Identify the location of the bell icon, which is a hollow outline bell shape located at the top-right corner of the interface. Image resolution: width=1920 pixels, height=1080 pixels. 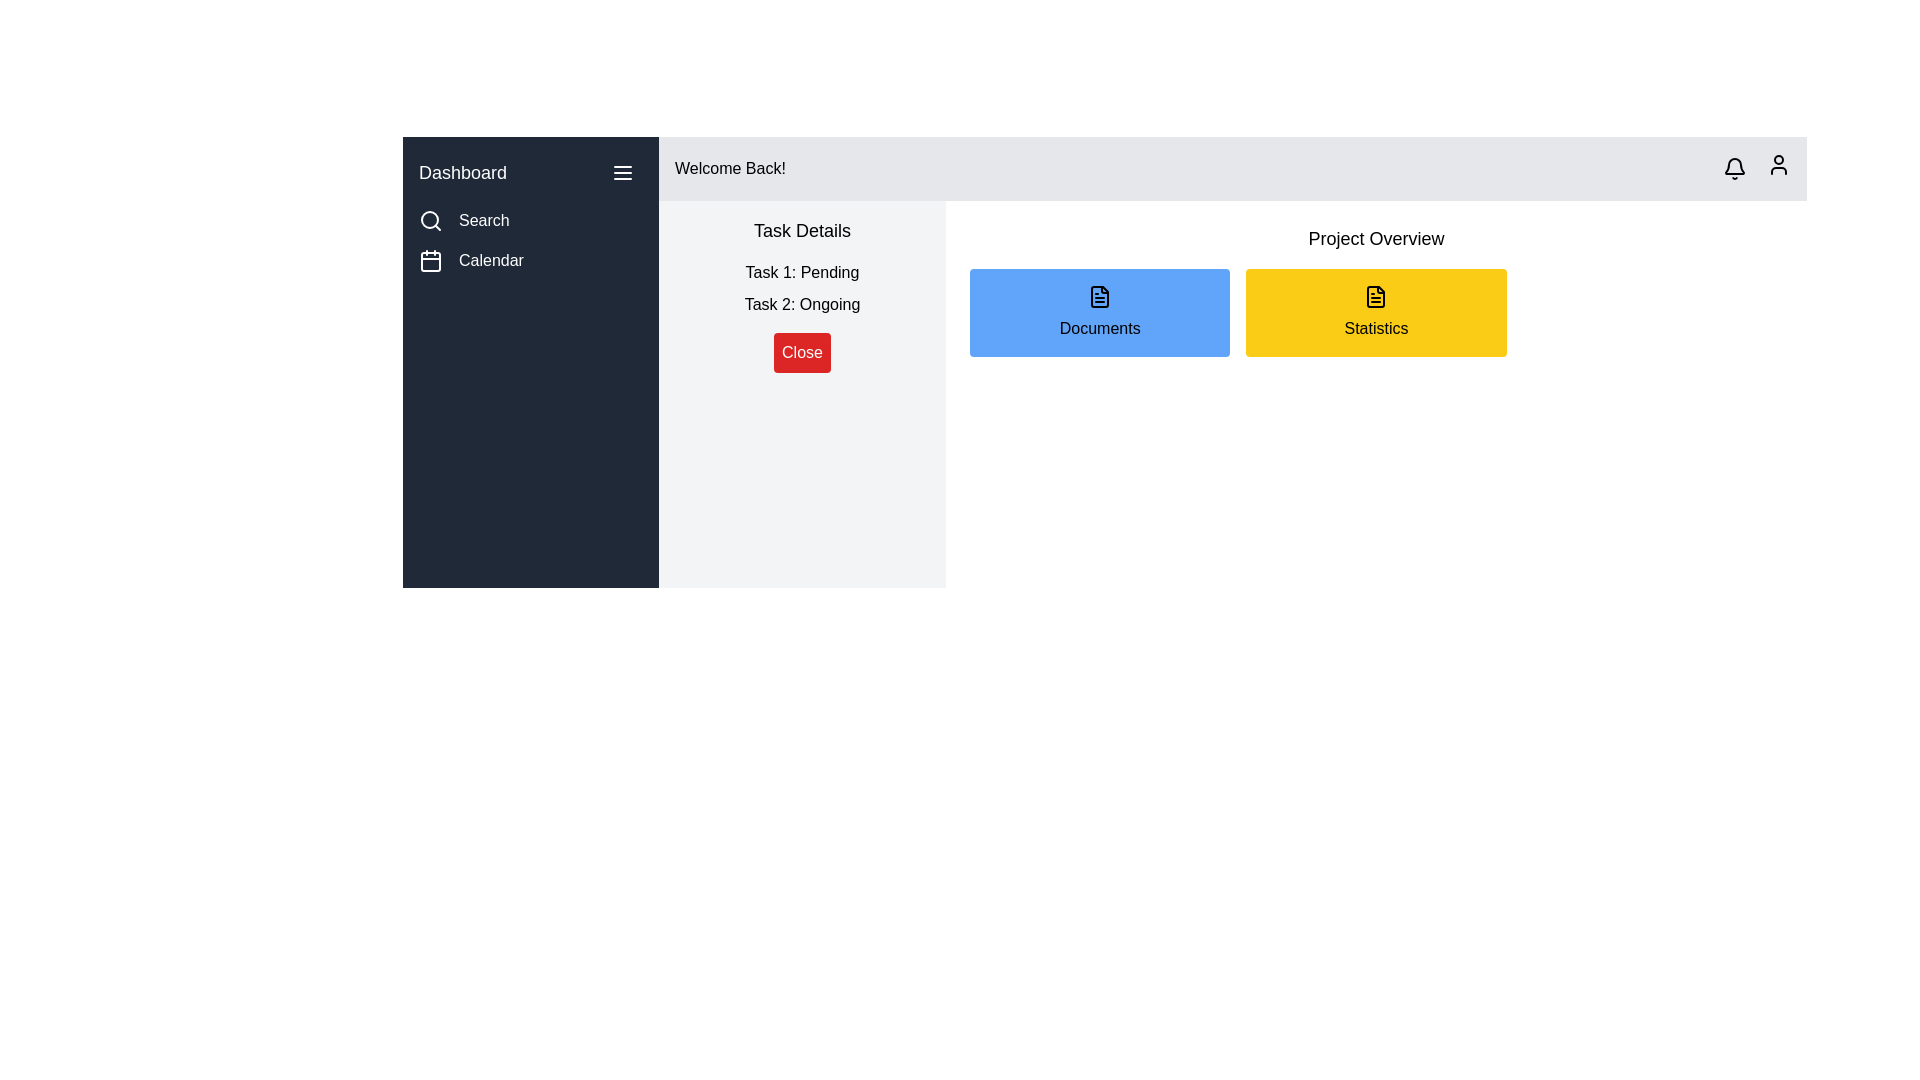
(1733, 168).